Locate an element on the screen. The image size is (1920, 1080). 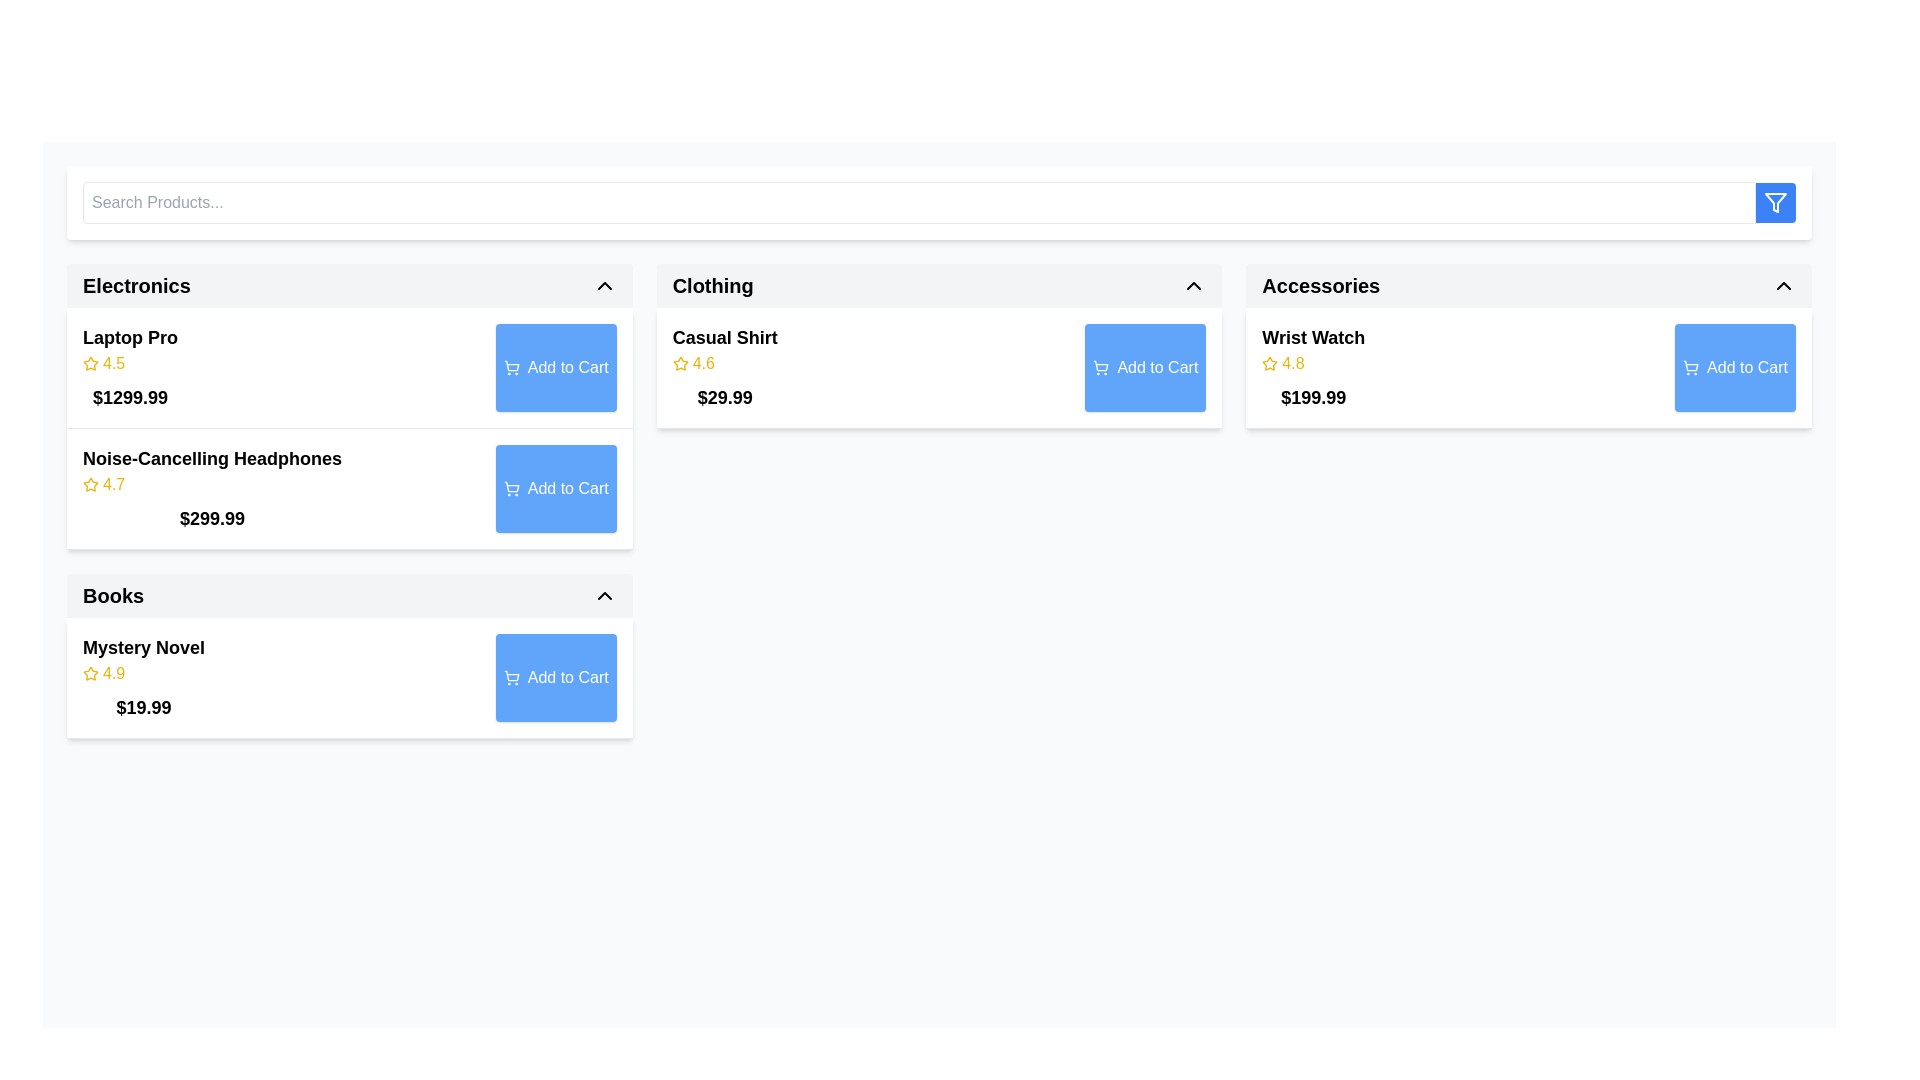
the 'Add to Cart' button that contains the shopping cart SVG icon in the 'Books' section for the 'Mystery Novel' item is located at coordinates (511, 675).